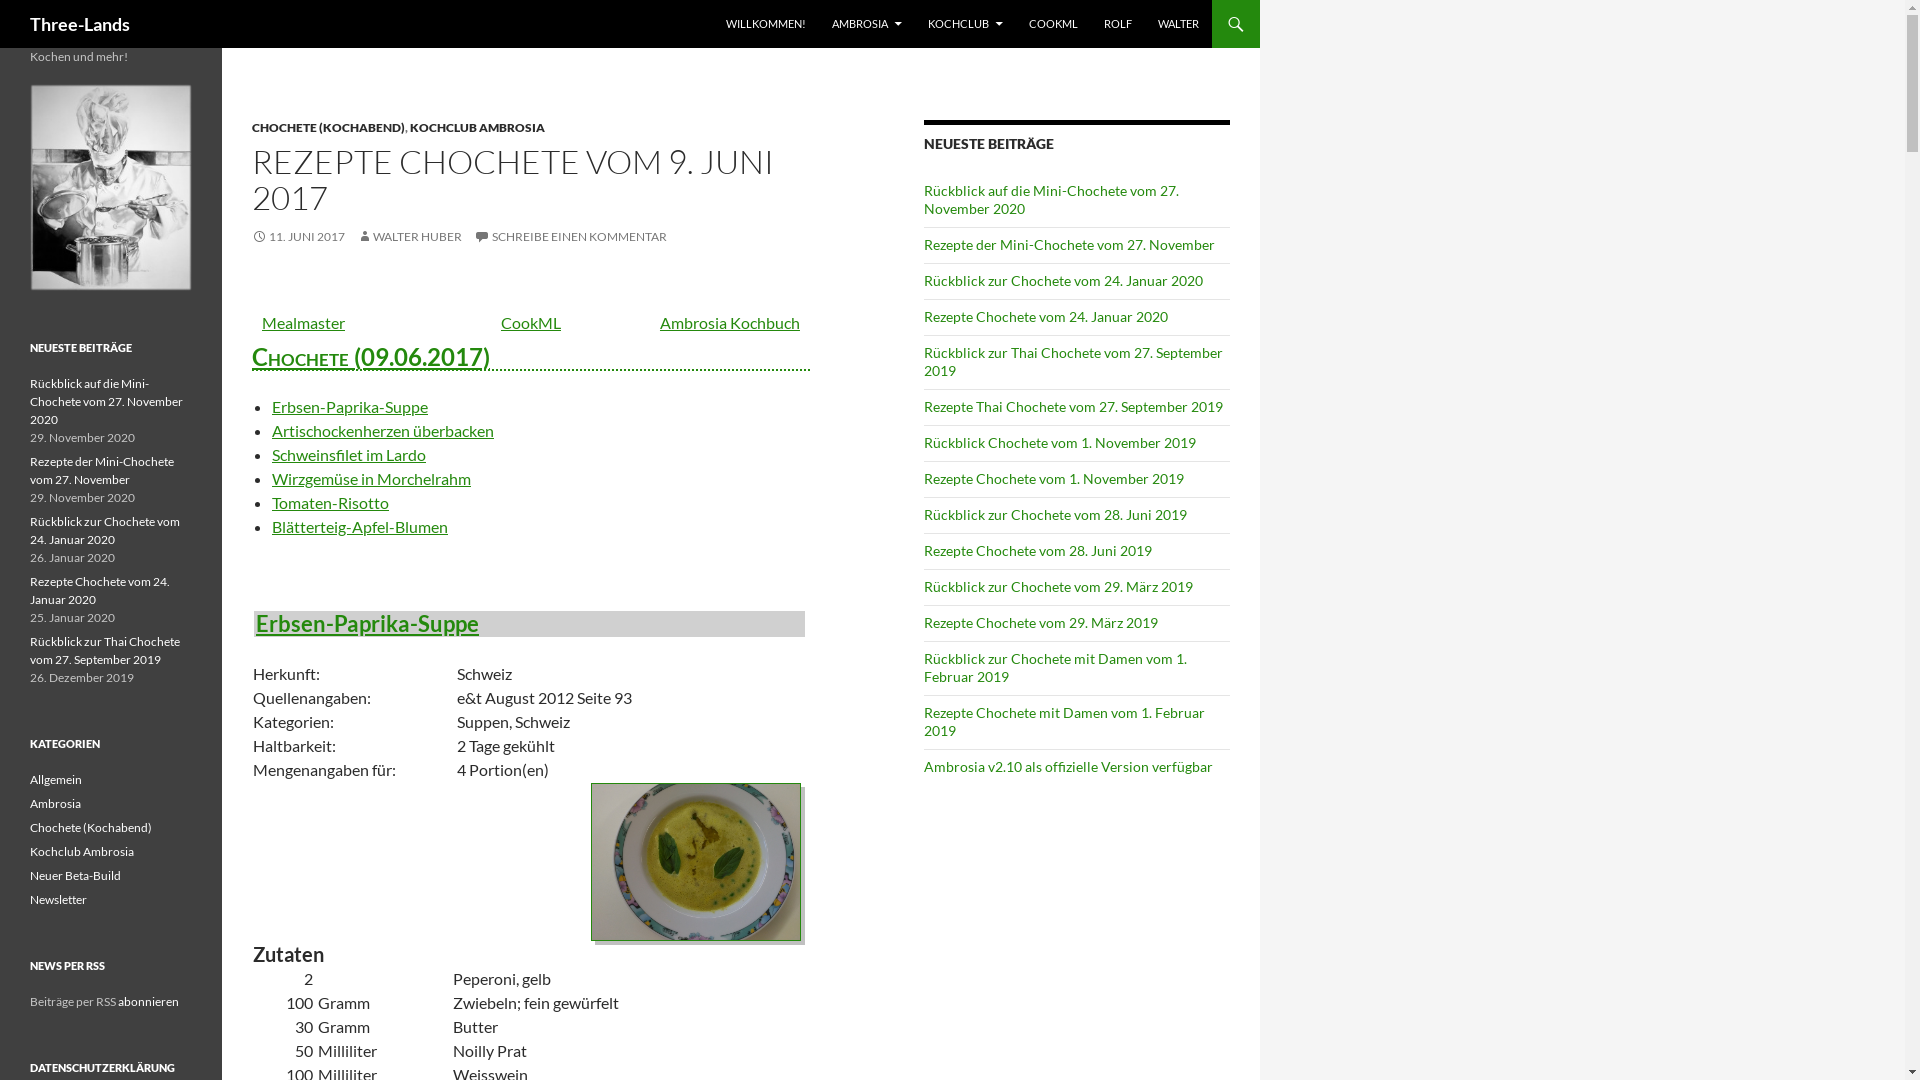  I want to click on 'Newsletter', so click(29, 898).